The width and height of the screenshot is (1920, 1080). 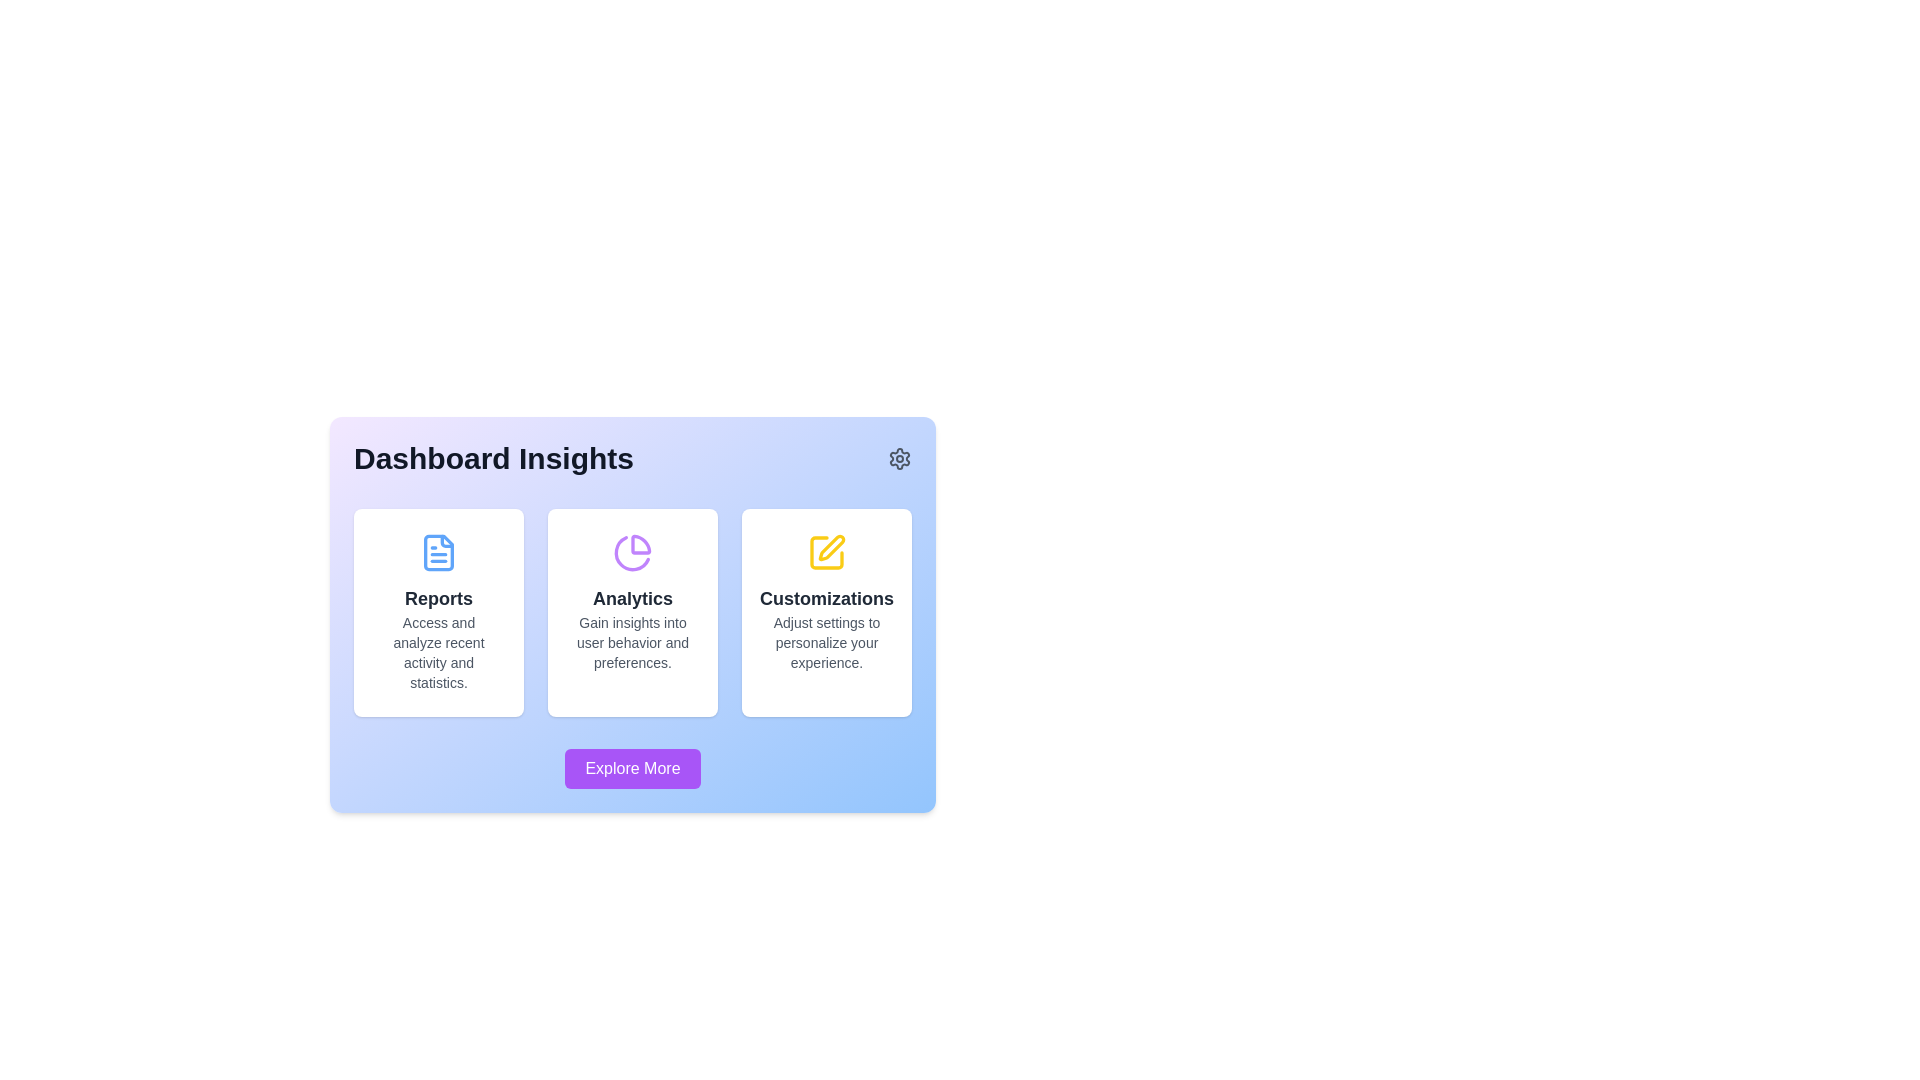 I want to click on the decorative illustration icon in the 'Reports' section, which is located in the top-left corner of the card, so click(x=437, y=552).